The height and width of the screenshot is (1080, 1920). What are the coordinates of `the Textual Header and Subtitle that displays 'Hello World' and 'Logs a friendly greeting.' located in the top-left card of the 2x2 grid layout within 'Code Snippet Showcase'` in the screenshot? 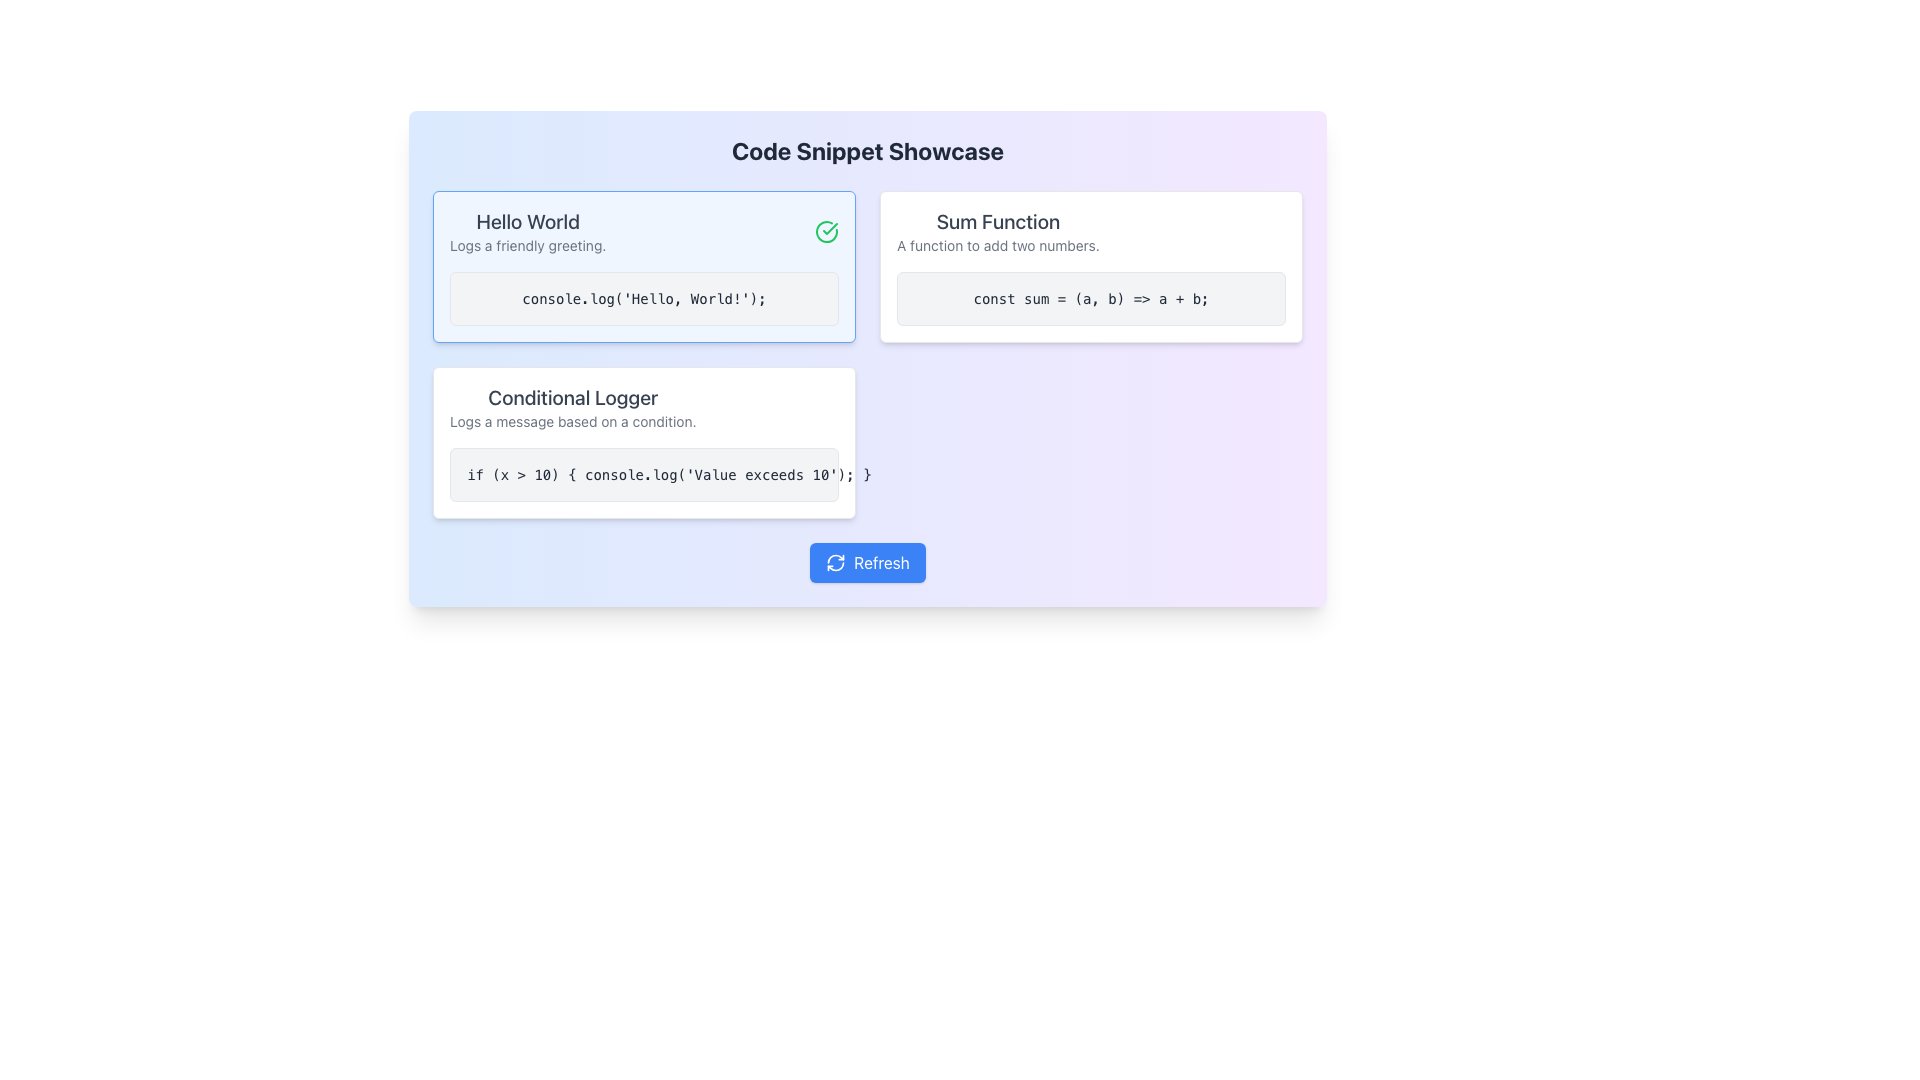 It's located at (528, 230).